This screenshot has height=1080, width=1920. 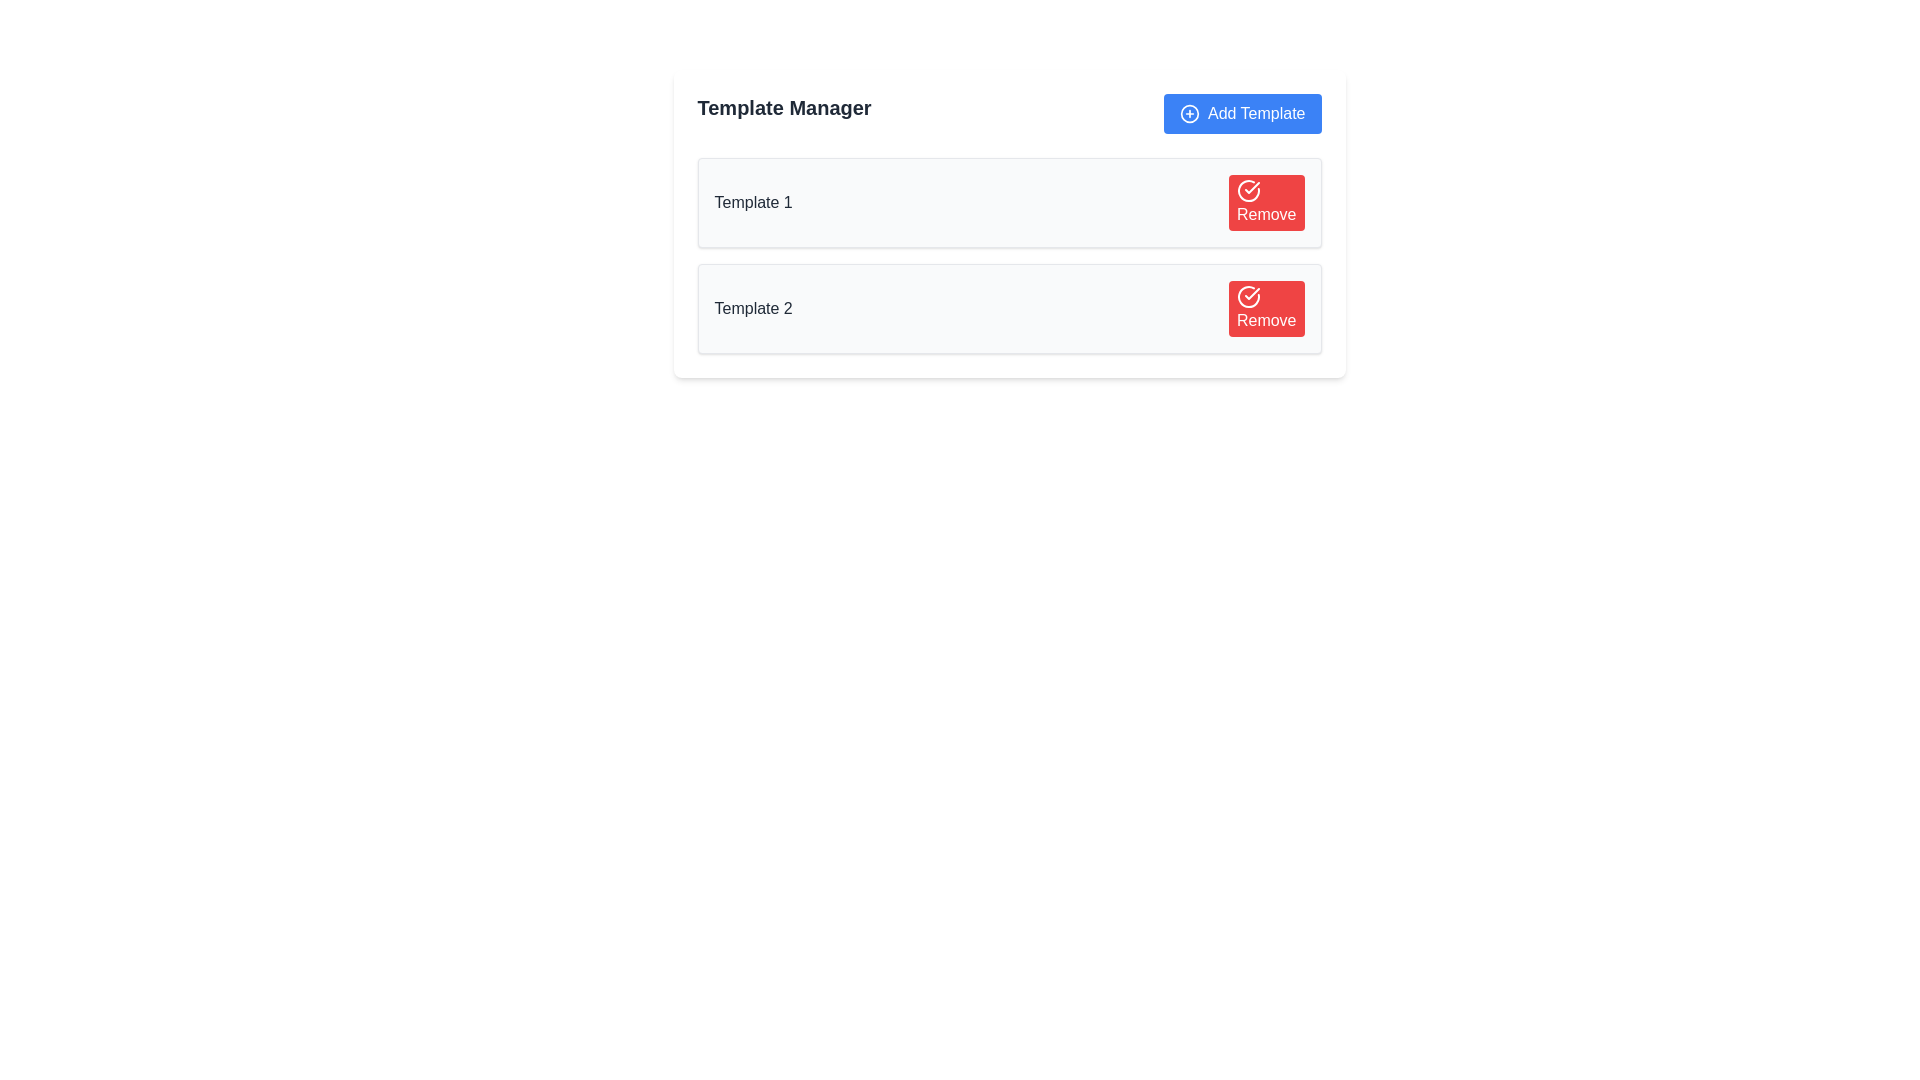 What do you see at coordinates (1190, 114) in the screenshot?
I see `the circle-plus shaped icon located to the left of the 'Add Template' button, which visually indicates the action of adding new templates` at bounding box center [1190, 114].